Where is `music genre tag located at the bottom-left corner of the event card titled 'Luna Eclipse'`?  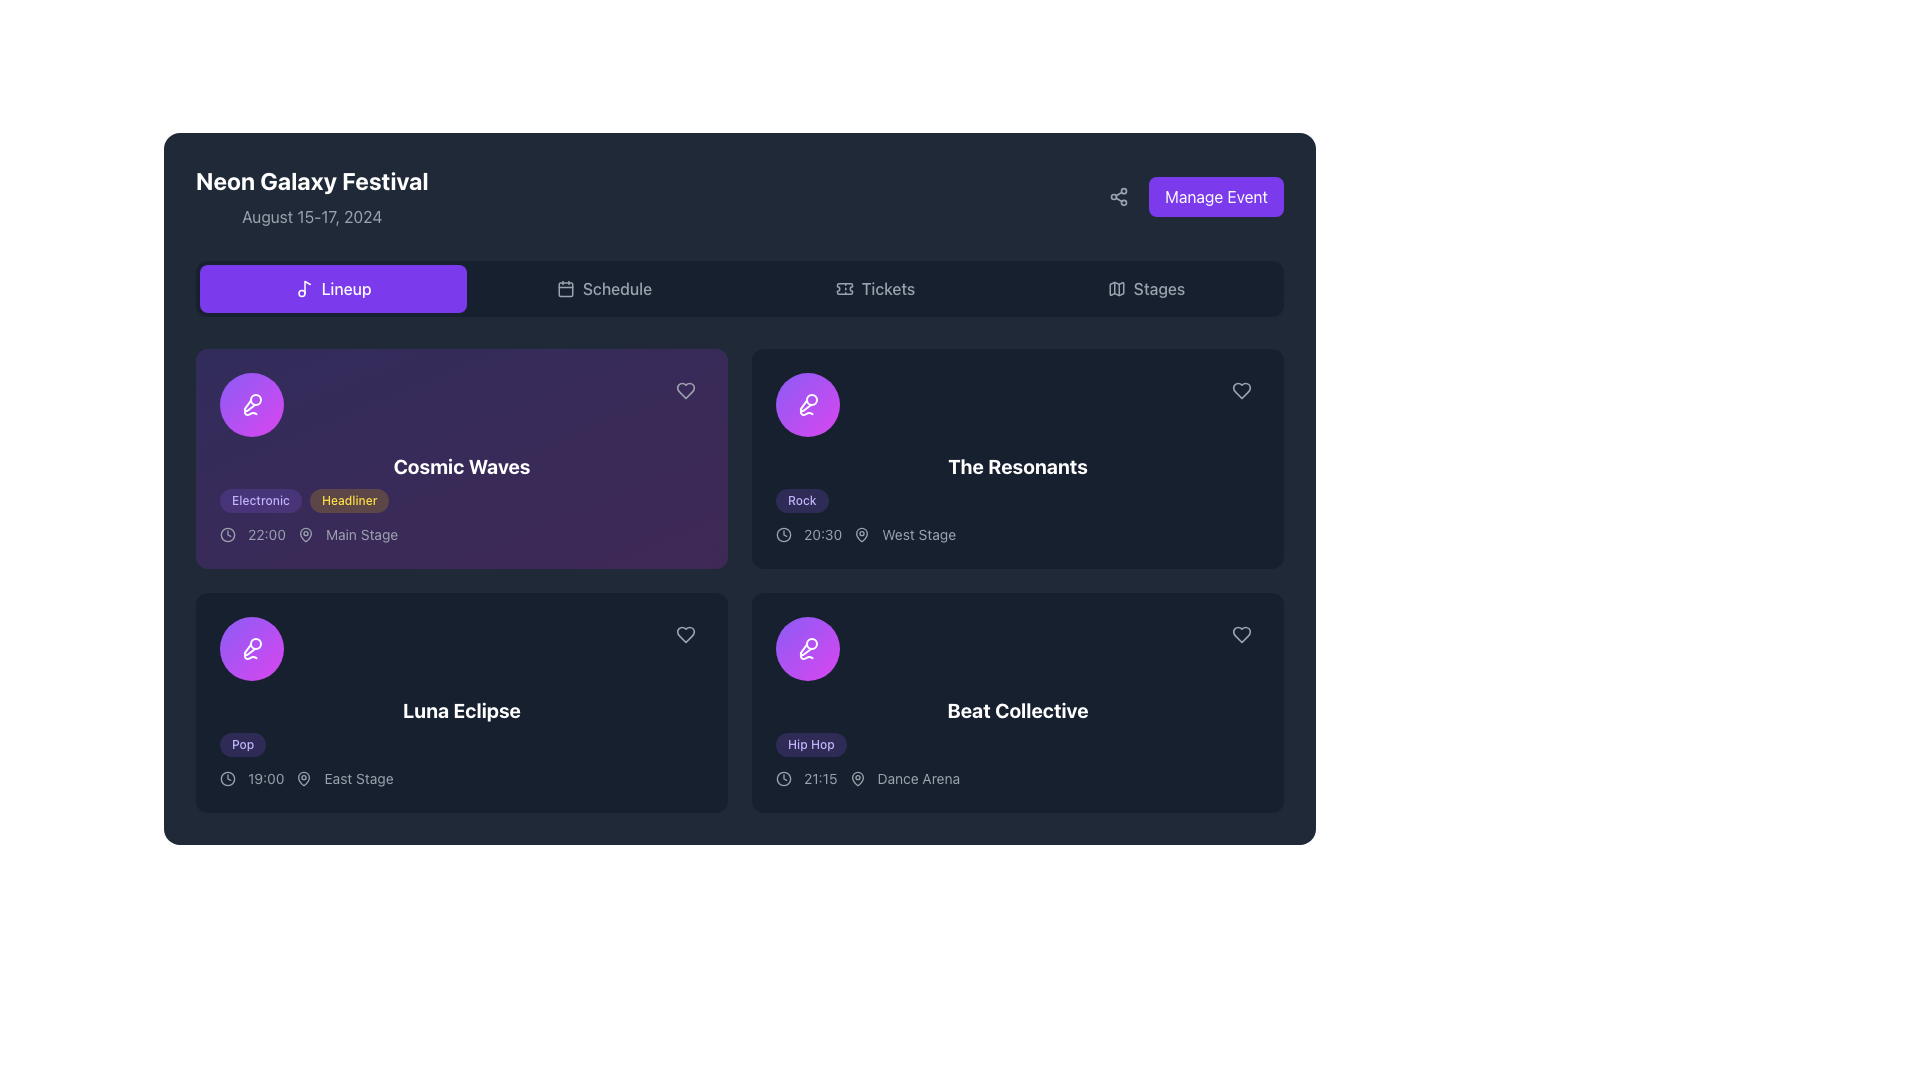
music genre tag located at the bottom-left corner of the event card titled 'Luna Eclipse' is located at coordinates (242, 744).